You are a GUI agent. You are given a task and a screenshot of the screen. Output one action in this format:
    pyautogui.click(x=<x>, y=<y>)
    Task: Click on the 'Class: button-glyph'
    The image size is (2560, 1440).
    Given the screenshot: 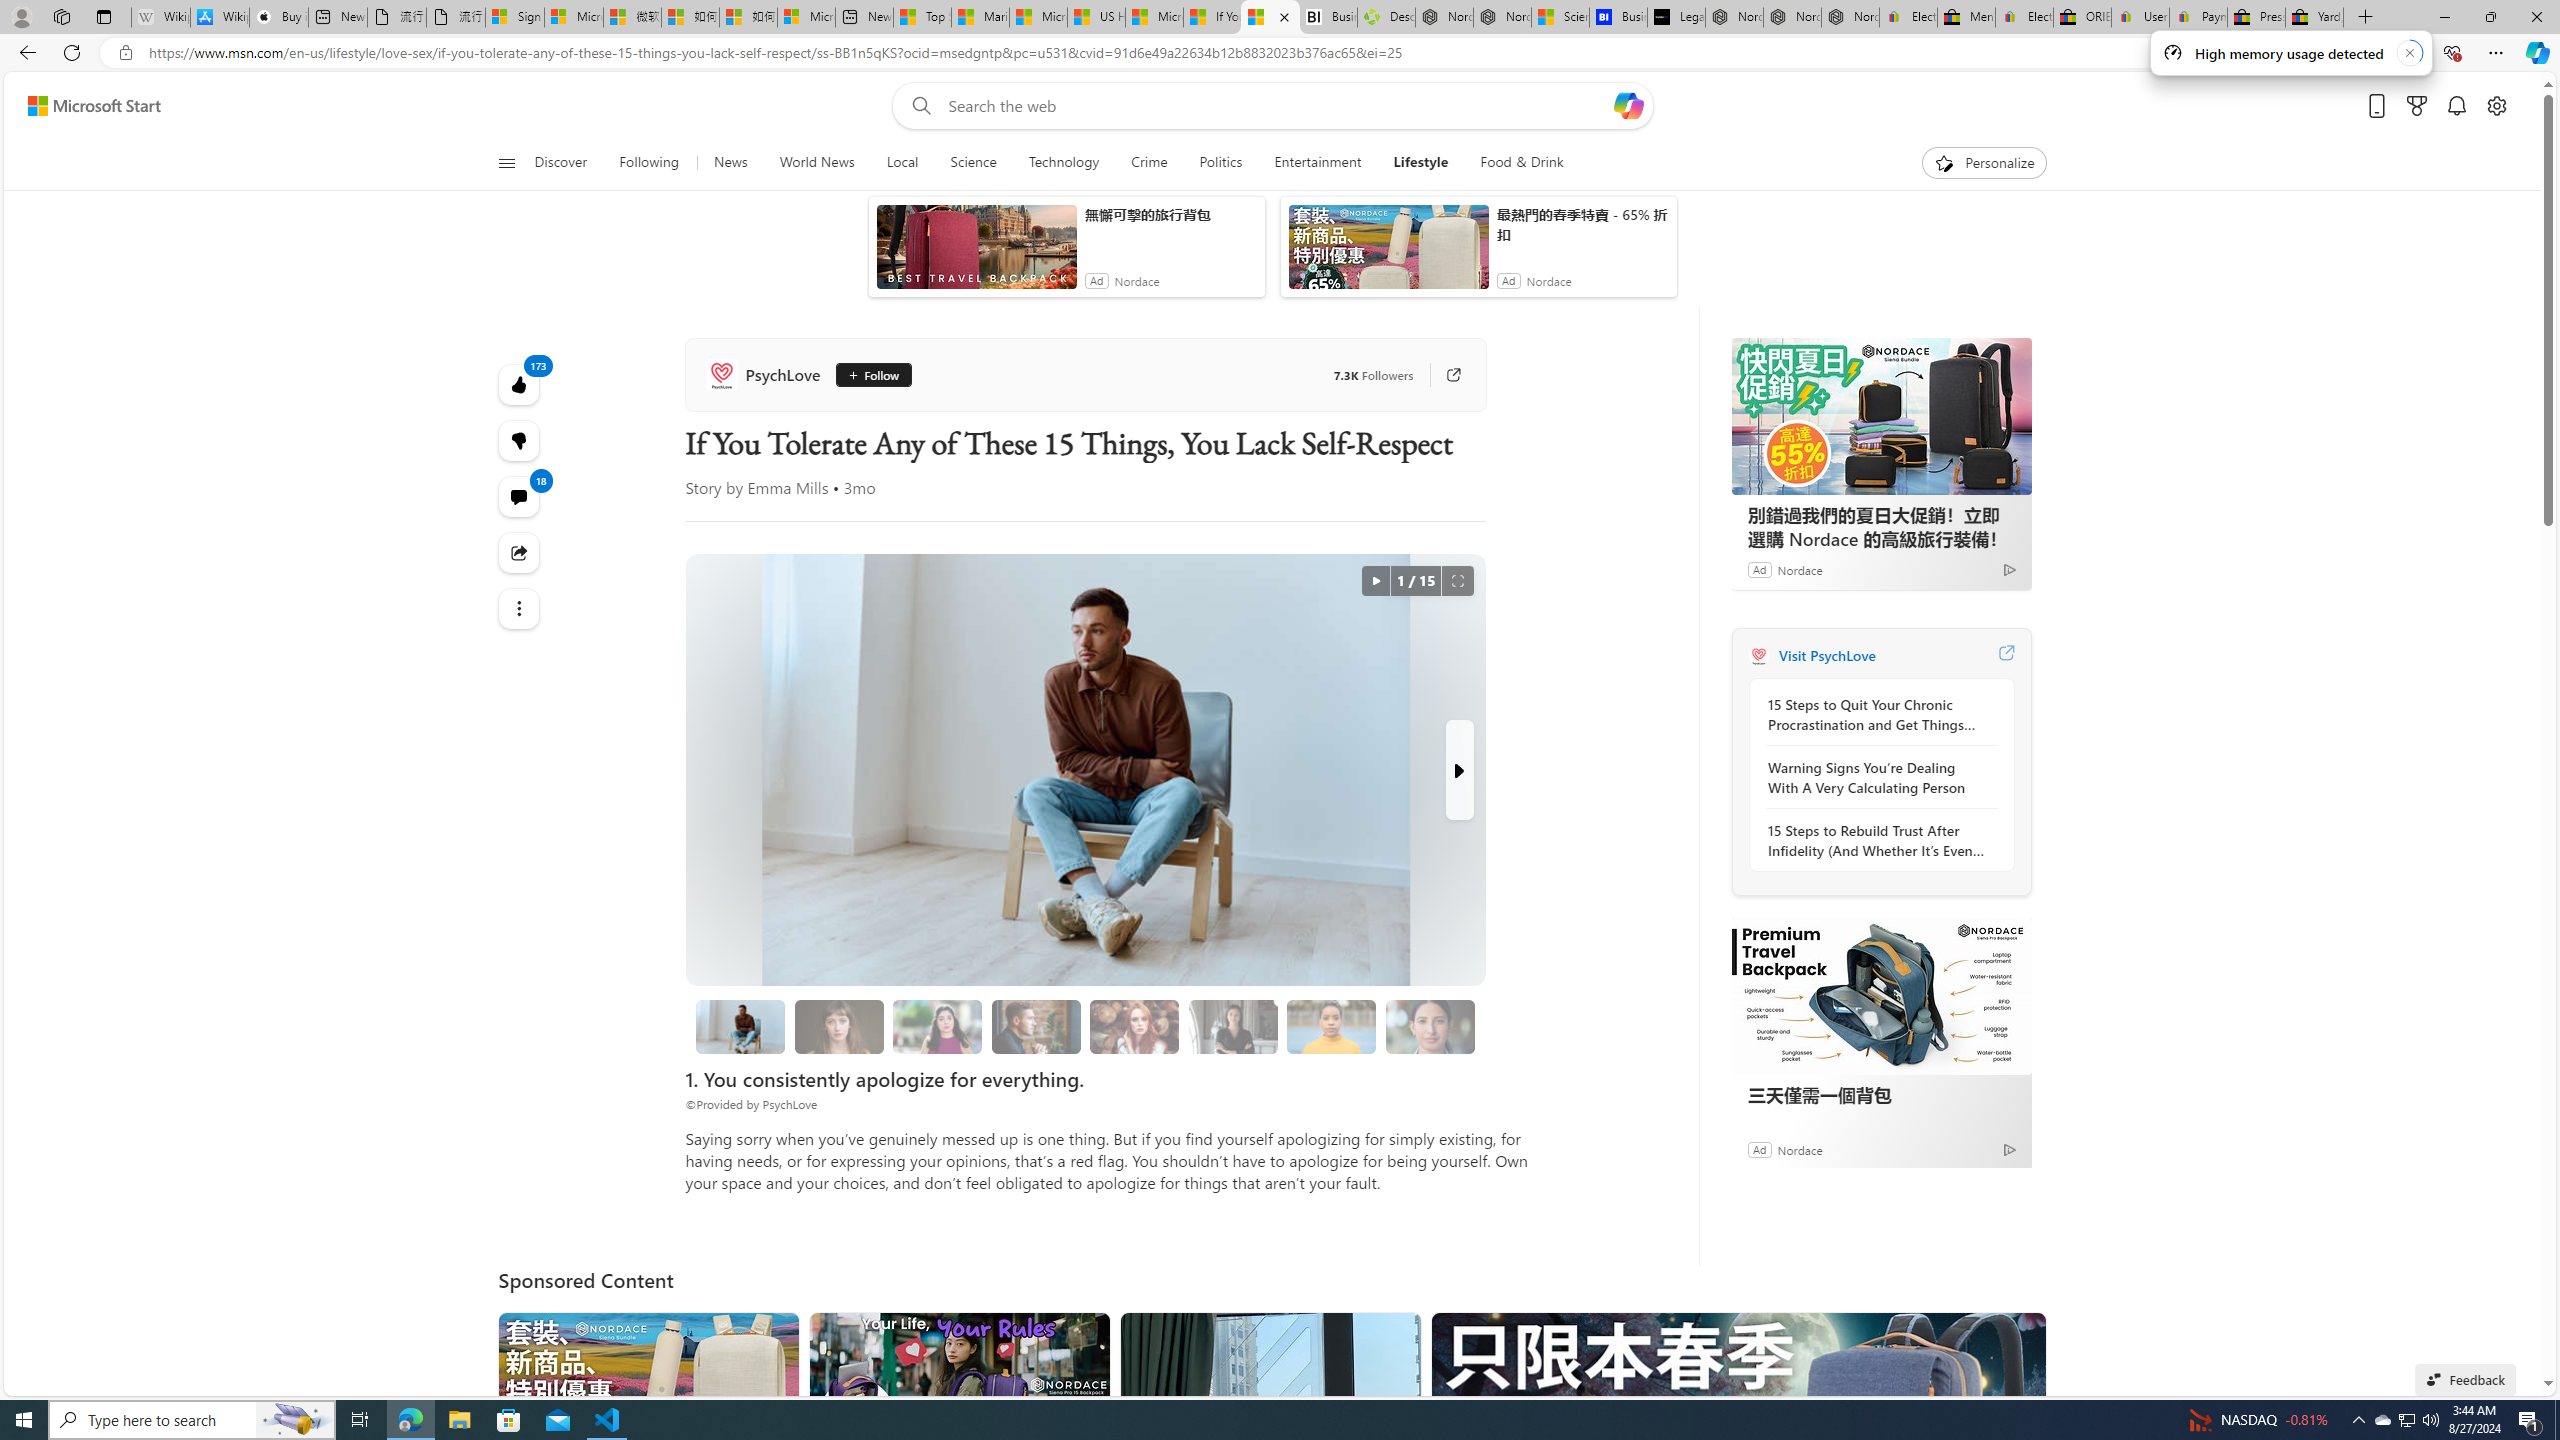 What is the action you would take?
    pyautogui.click(x=505, y=162)
    